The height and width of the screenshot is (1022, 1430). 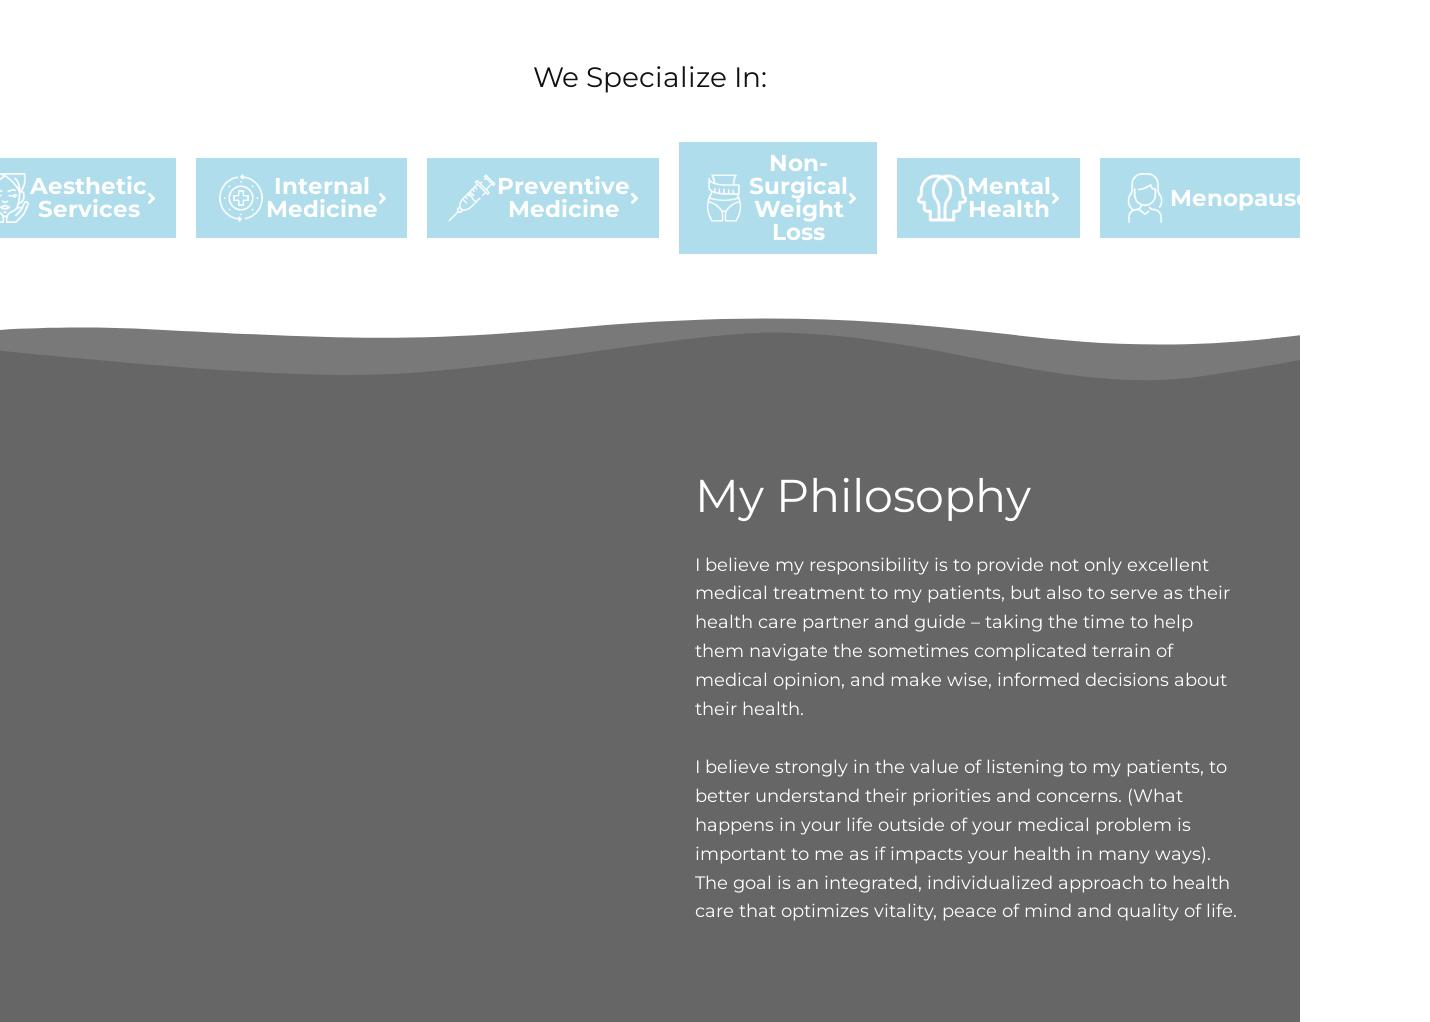 I want to click on 'I believe strongly in the value of listening to my patients, to better understand their priorities and concerns. (What happens in your life outside of your medical problem is important to me as if impacts your health in many ways). The goal is an integrated, individualized approach to health care that optimizes vitality, peace of mind and quality of life.', so click(x=964, y=837).